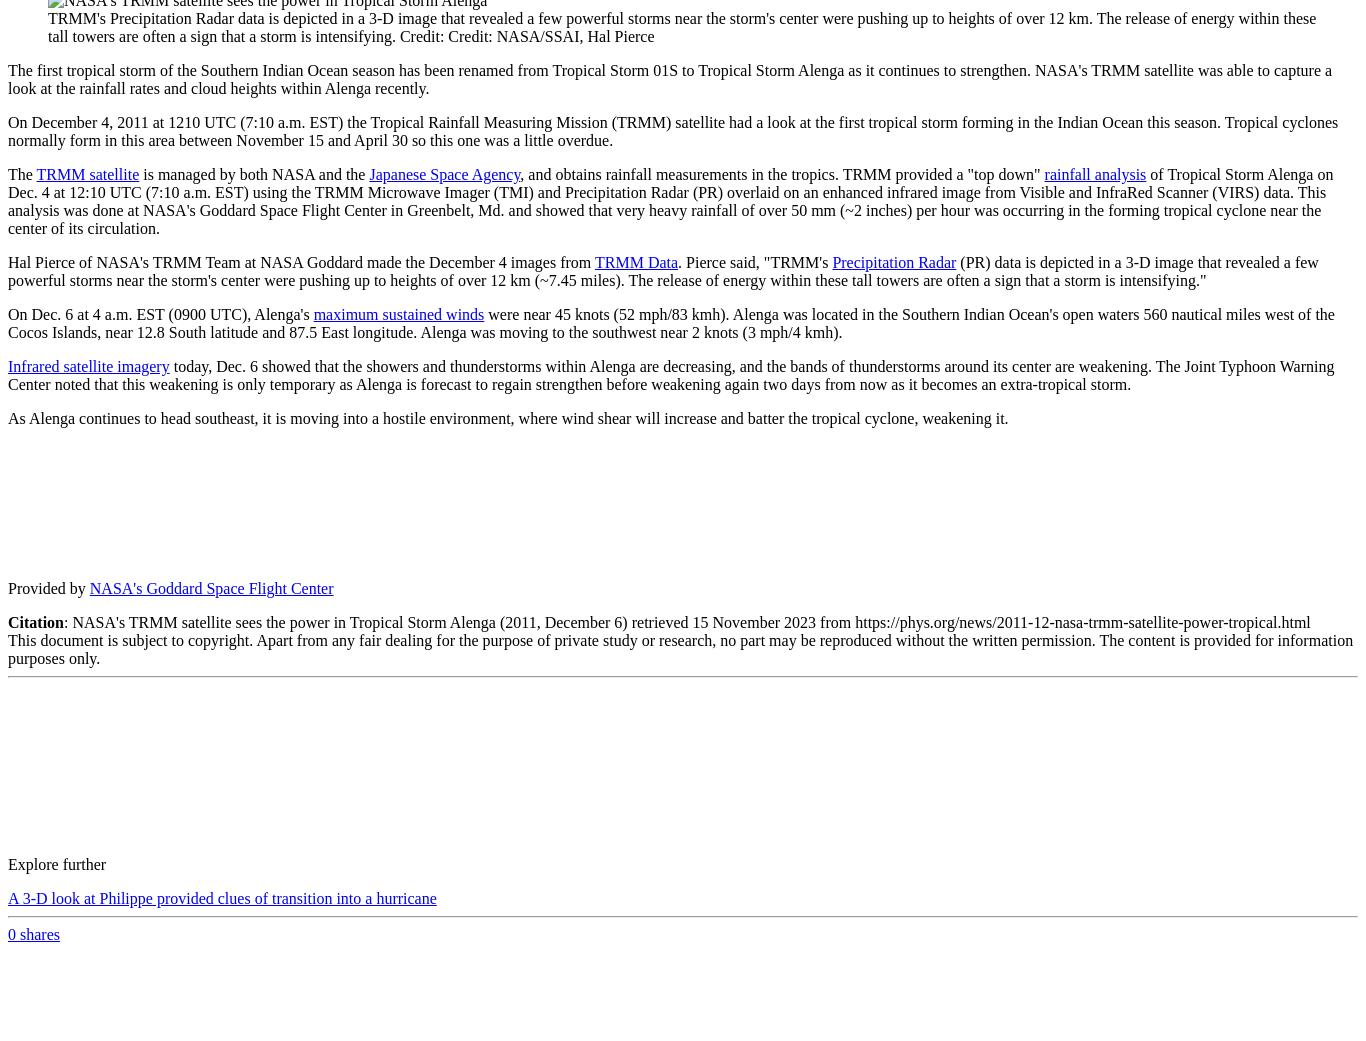  What do you see at coordinates (669, 201) in the screenshot?
I see `'of Tropical Storm Alenga on Dec. 4 at 12:10 UTC (7:10 a.m. EST) using the TRMM Microwave Imager (TMI) and Precipitation Radar (PR) overlaid on an enhanced infrared image from Visible and InfraRed Scanner (VIRS) data. This analysis was done at NASA's Goddard Space Flight Center in Greenbelt, Md. and showed that very heavy rainfall of over 50 mm (~2 inches) per hour was occurring in the forming tropical cyclone near the center of its circulation.'` at bounding box center [669, 201].